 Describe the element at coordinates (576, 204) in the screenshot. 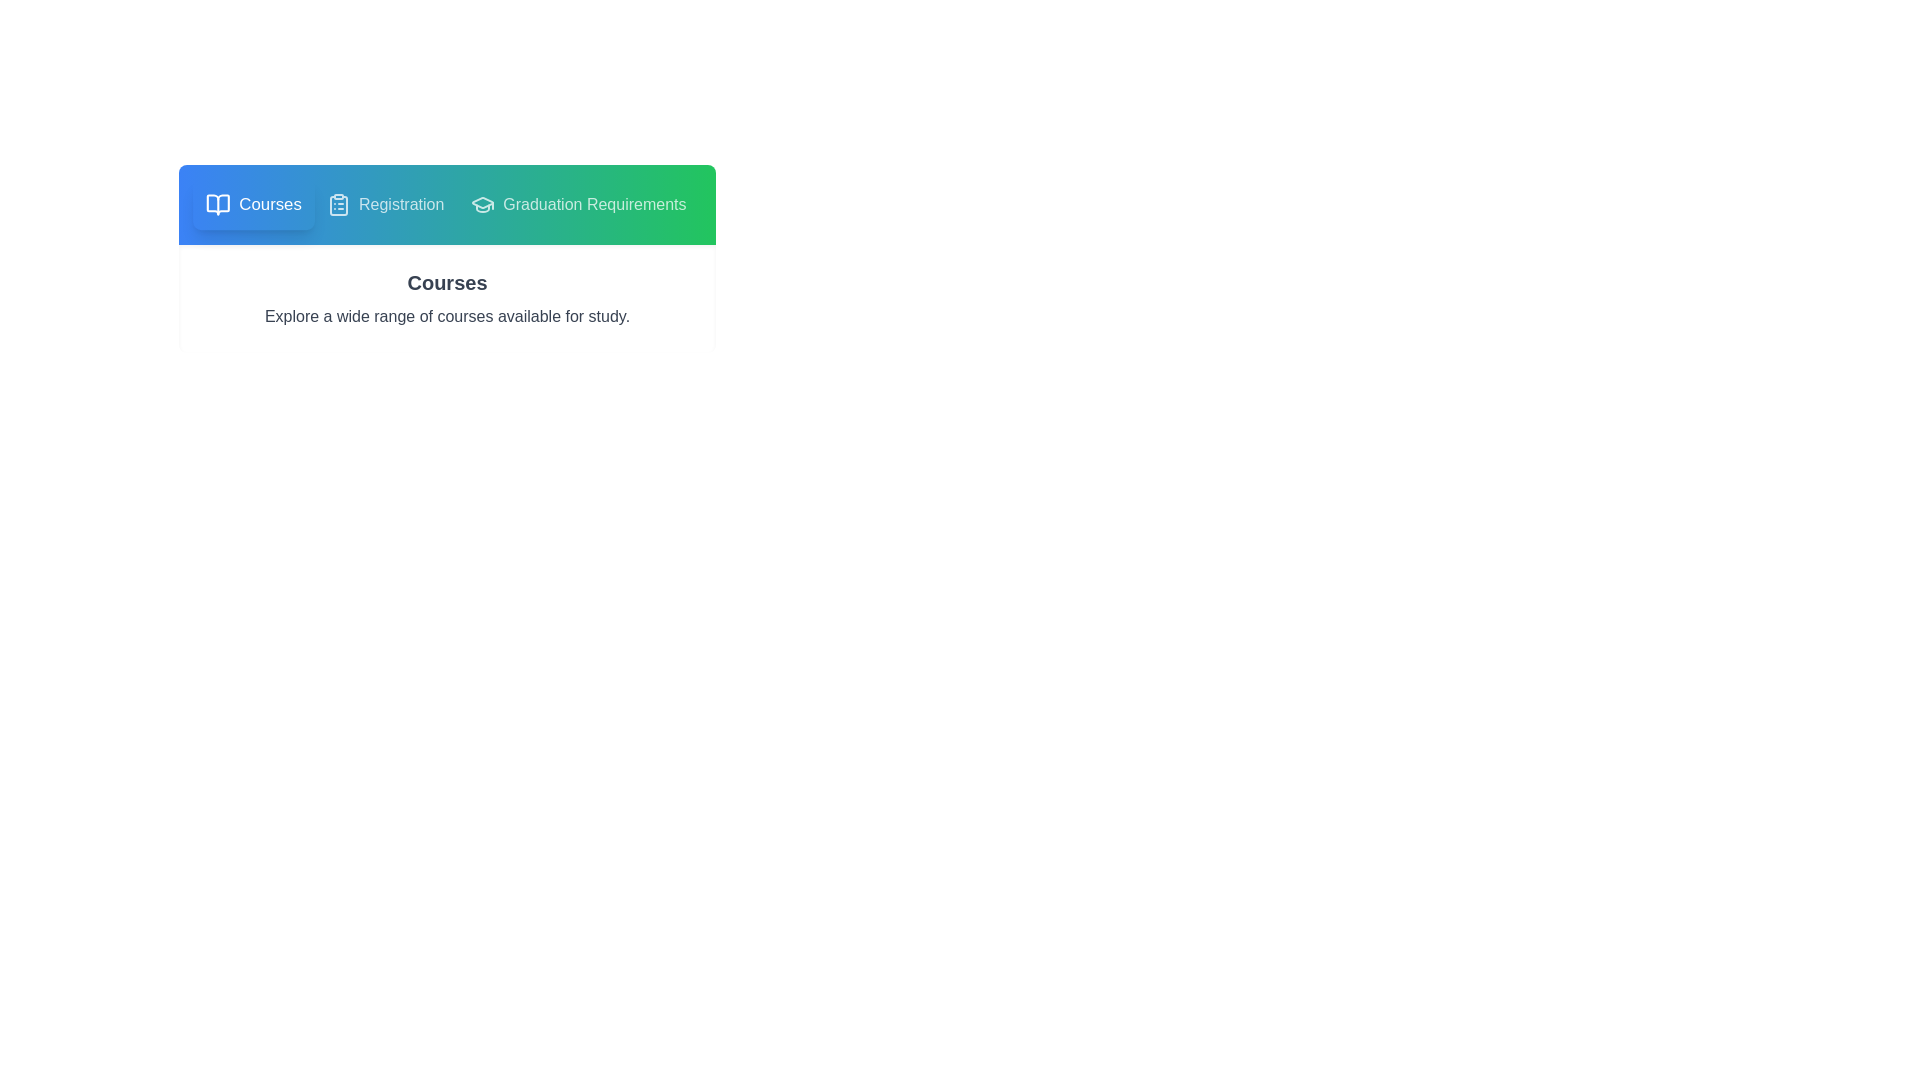

I see `the tab labeled Graduation Requirements` at that location.